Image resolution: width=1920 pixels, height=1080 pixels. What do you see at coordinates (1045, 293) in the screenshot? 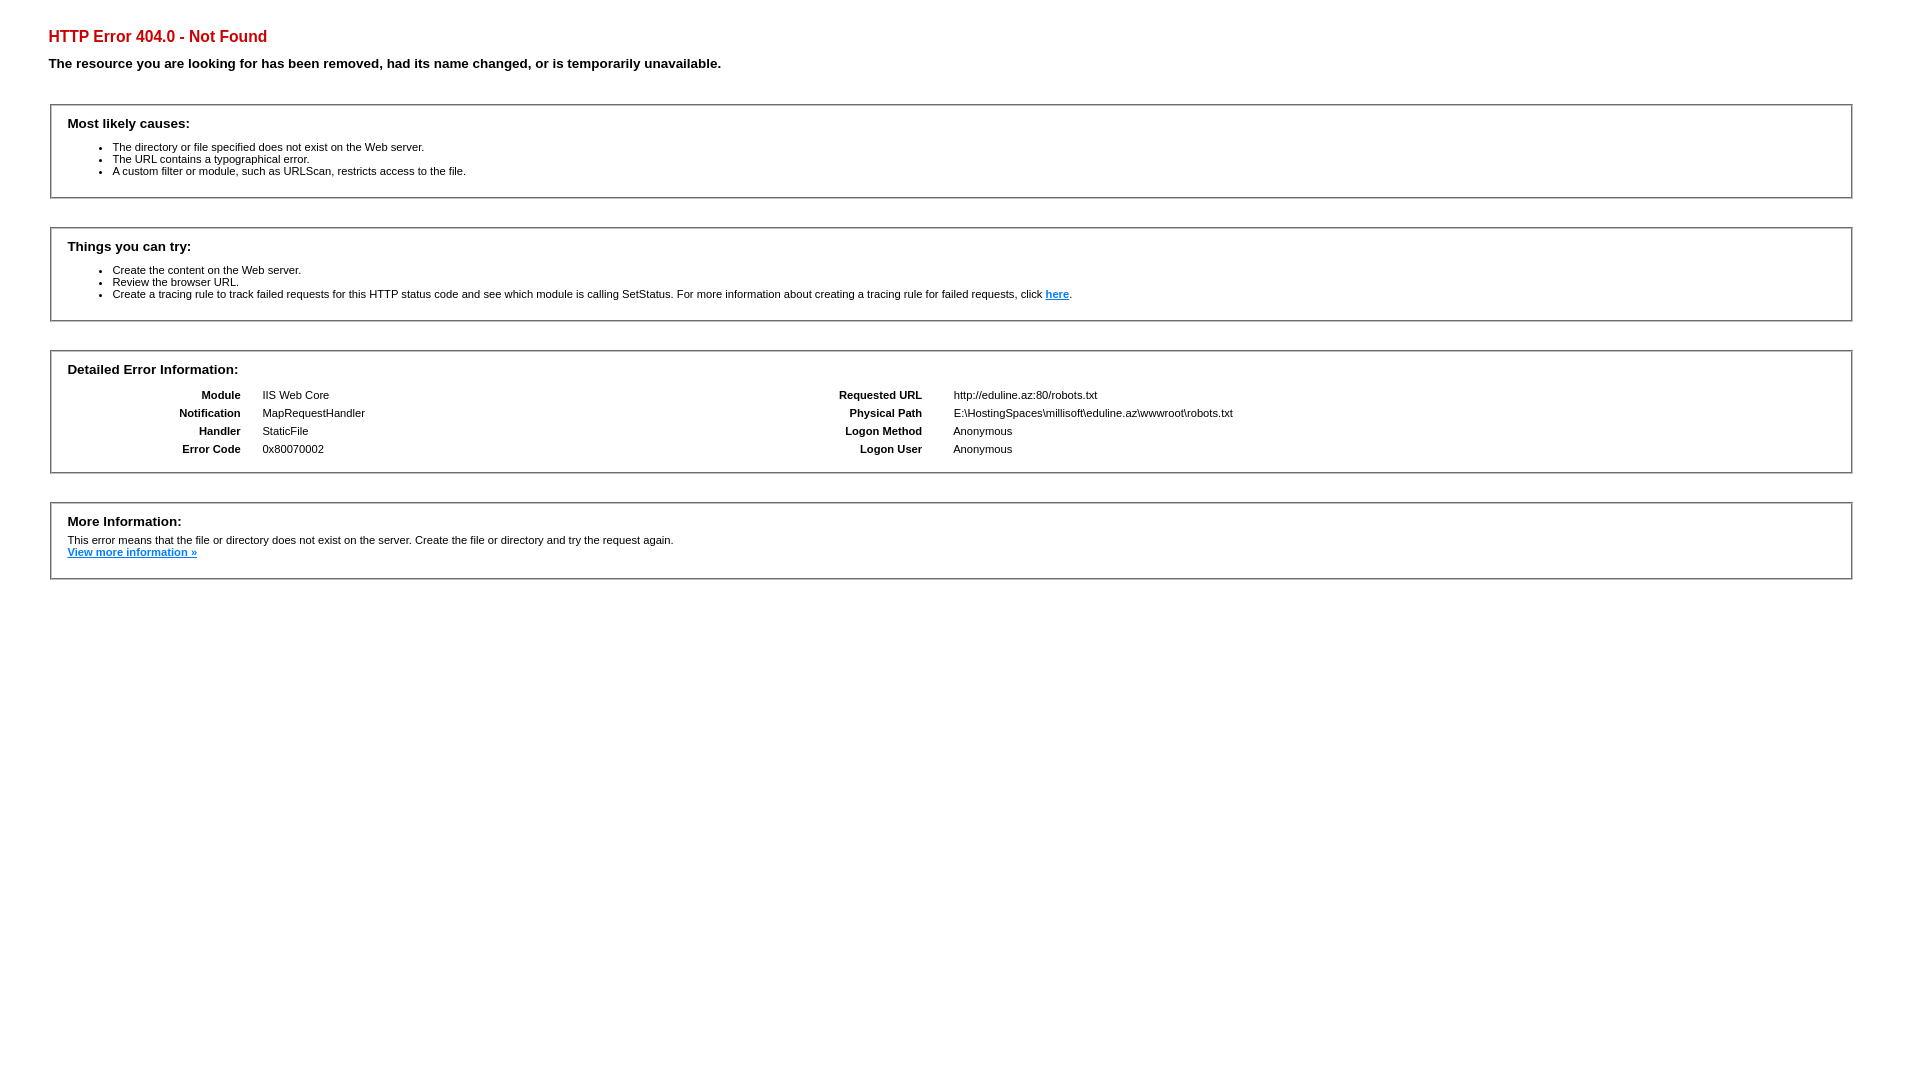
I see `'here'` at bounding box center [1045, 293].